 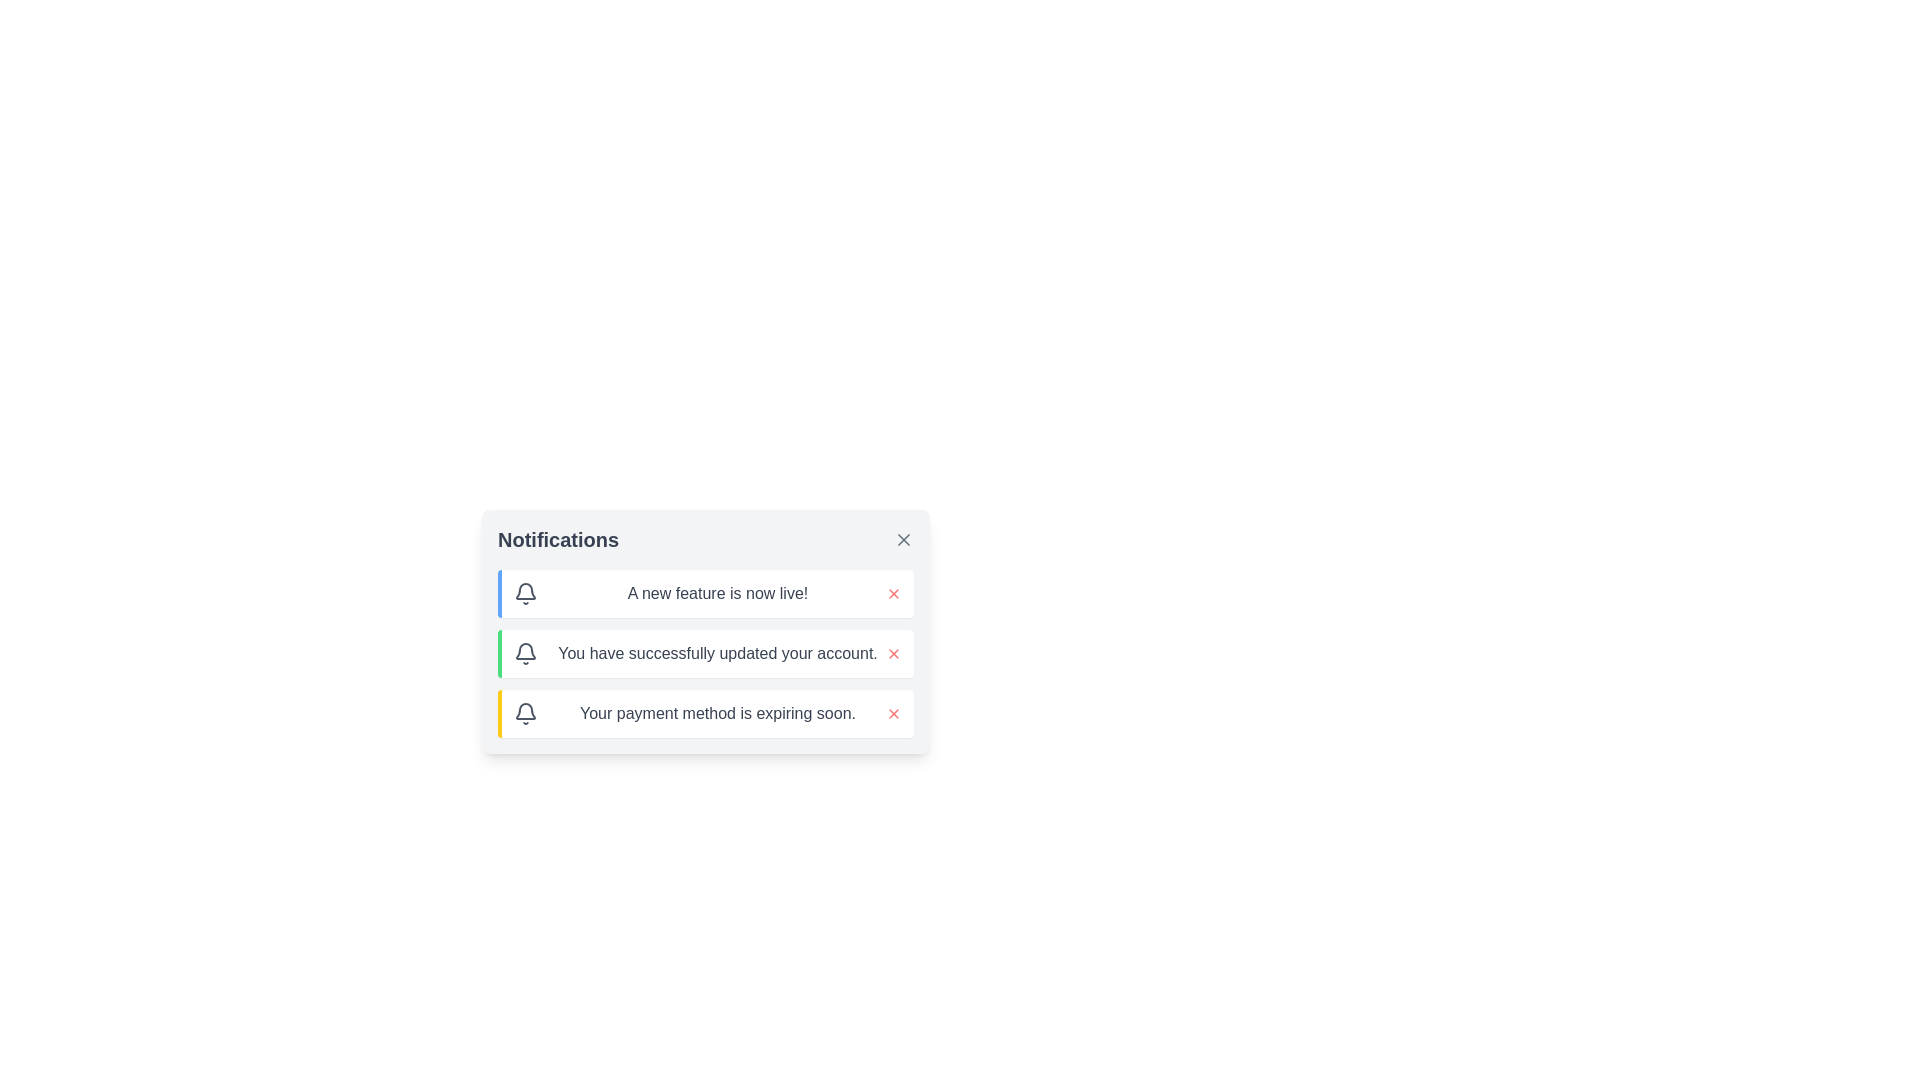 I want to click on the bell icon representing notifications, located within the notification card at the top of the notifications list, to the left of the text 'A new feature is now live!', so click(x=526, y=593).